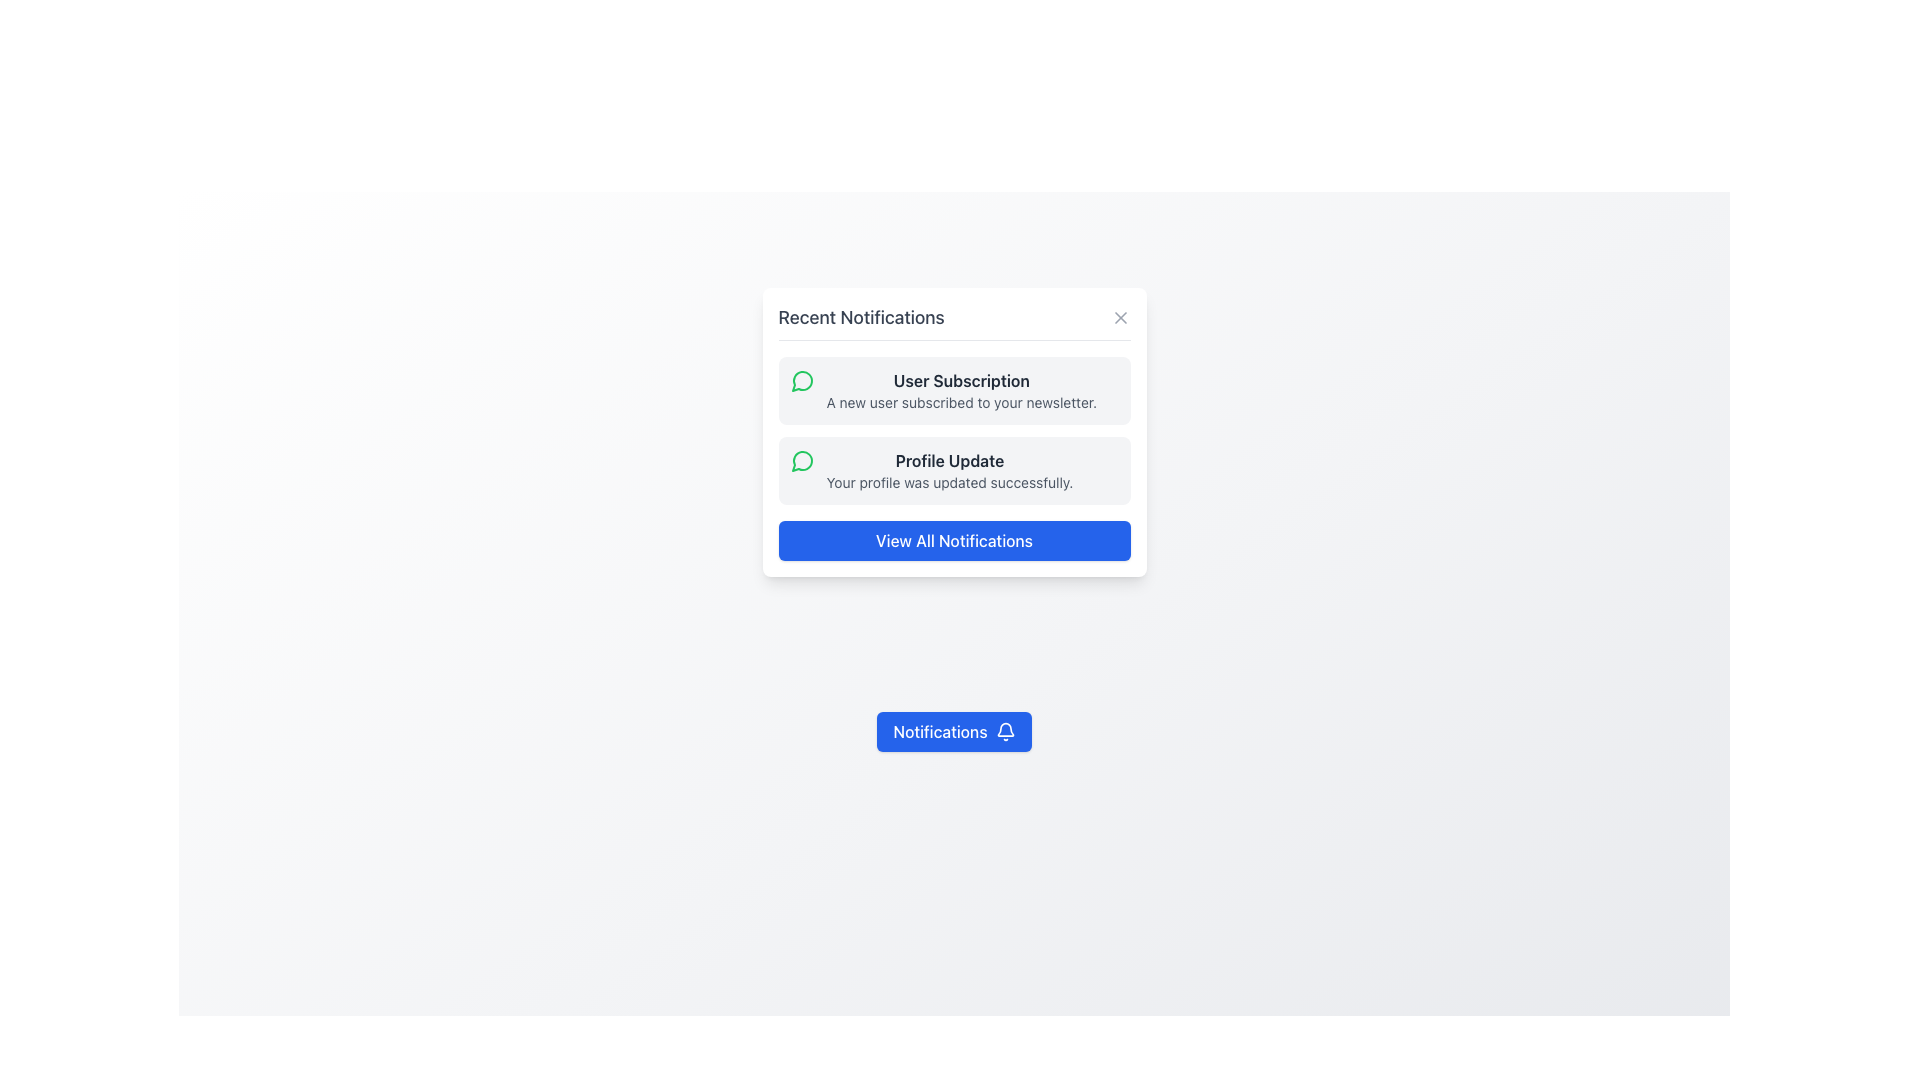  What do you see at coordinates (802, 461) in the screenshot?
I see `the second icon in the 'Recent Notifications' section that signifies the 'Profile Update' notification` at bounding box center [802, 461].